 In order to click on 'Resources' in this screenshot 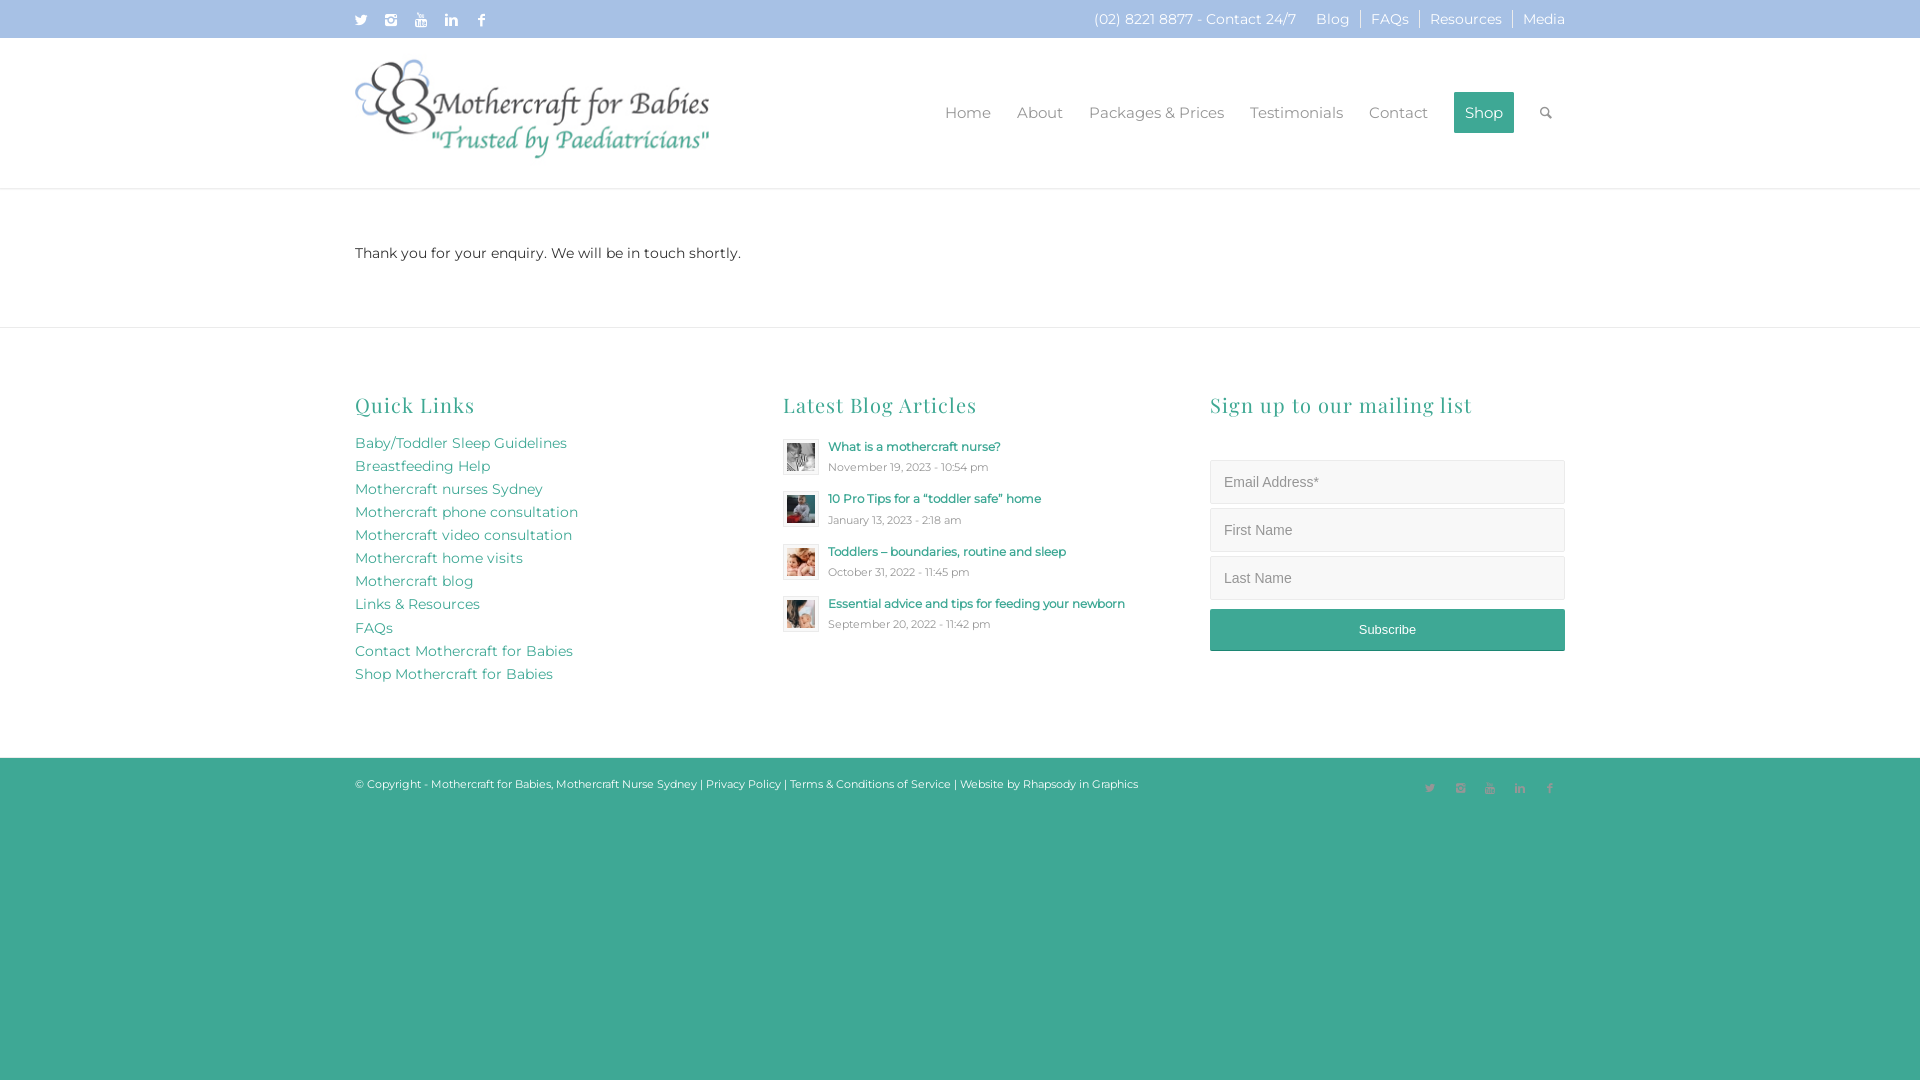, I will do `click(1429, 19)`.